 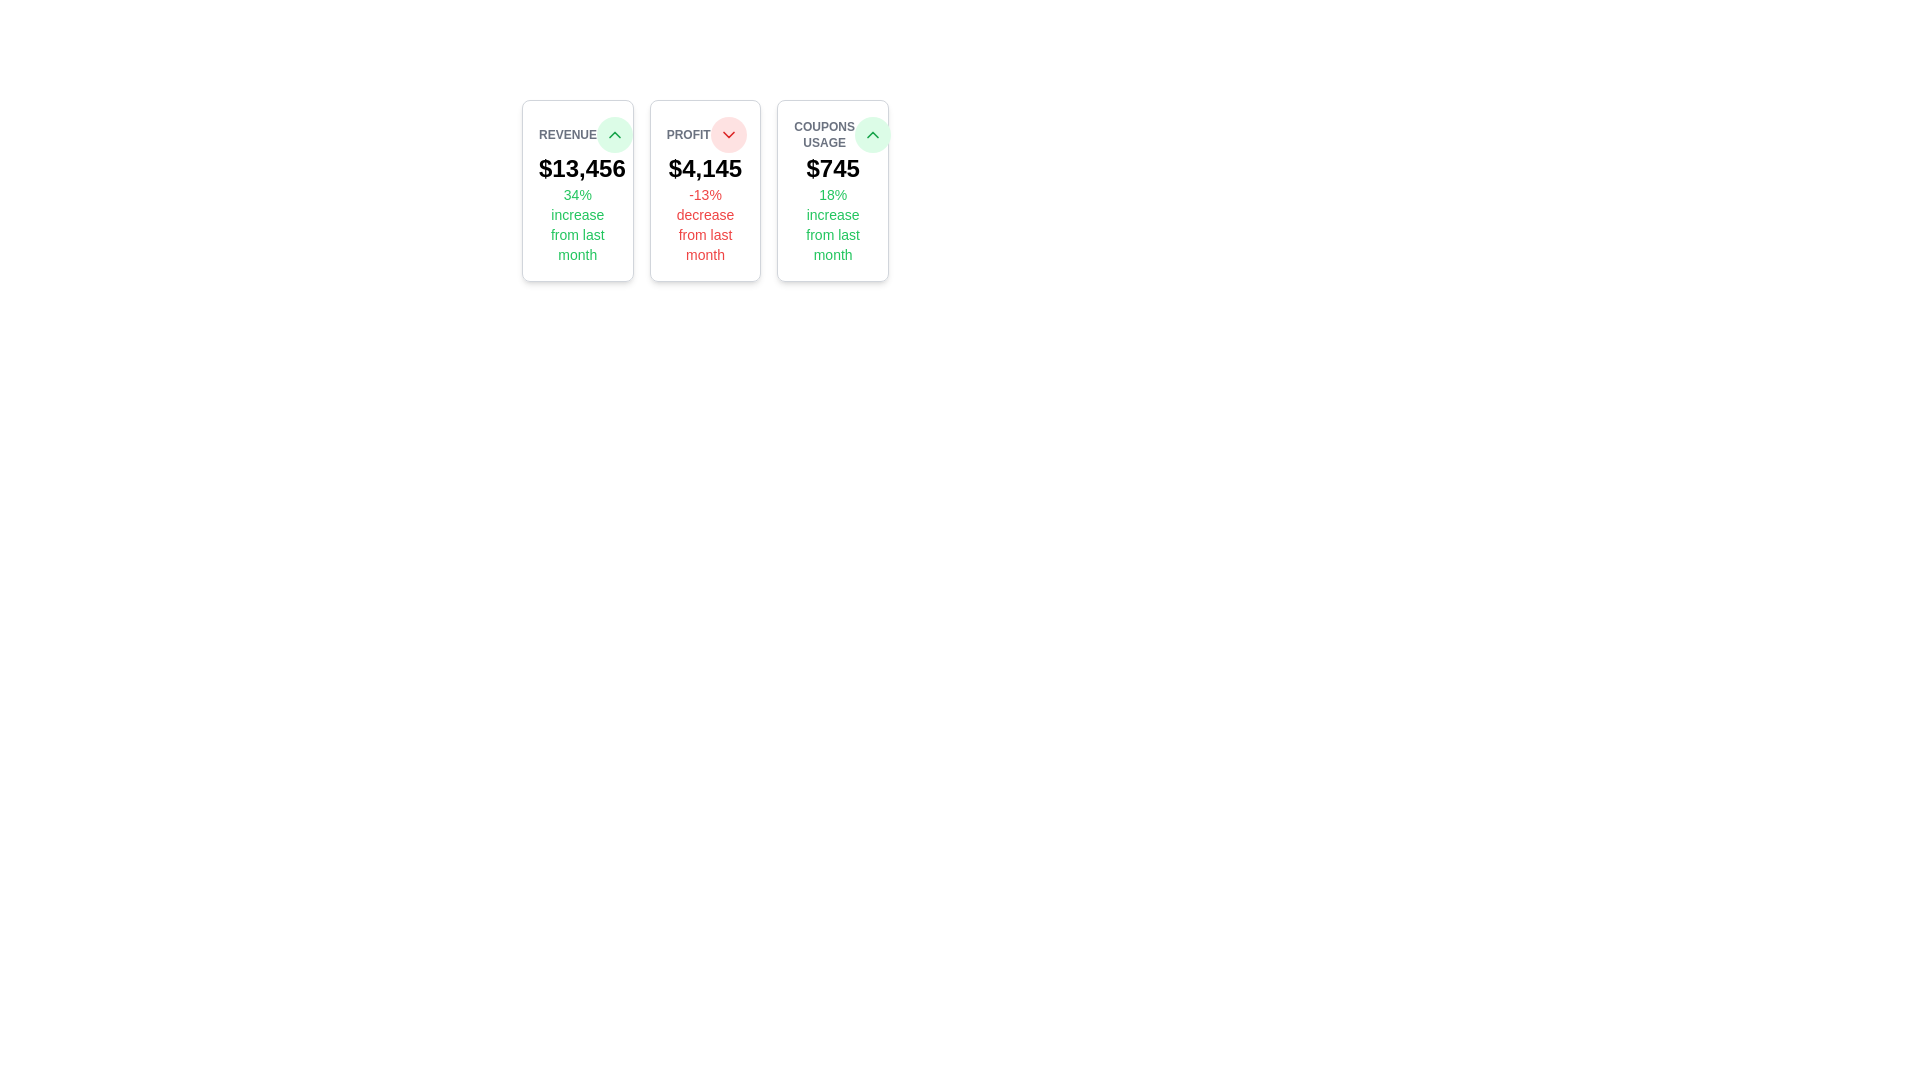 What do you see at coordinates (873, 135) in the screenshot?
I see `the upward trend Icon button located in the top-right corner of the 'Coupons Usage' card header, right next to the text 'Coupons Usage'` at bounding box center [873, 135].